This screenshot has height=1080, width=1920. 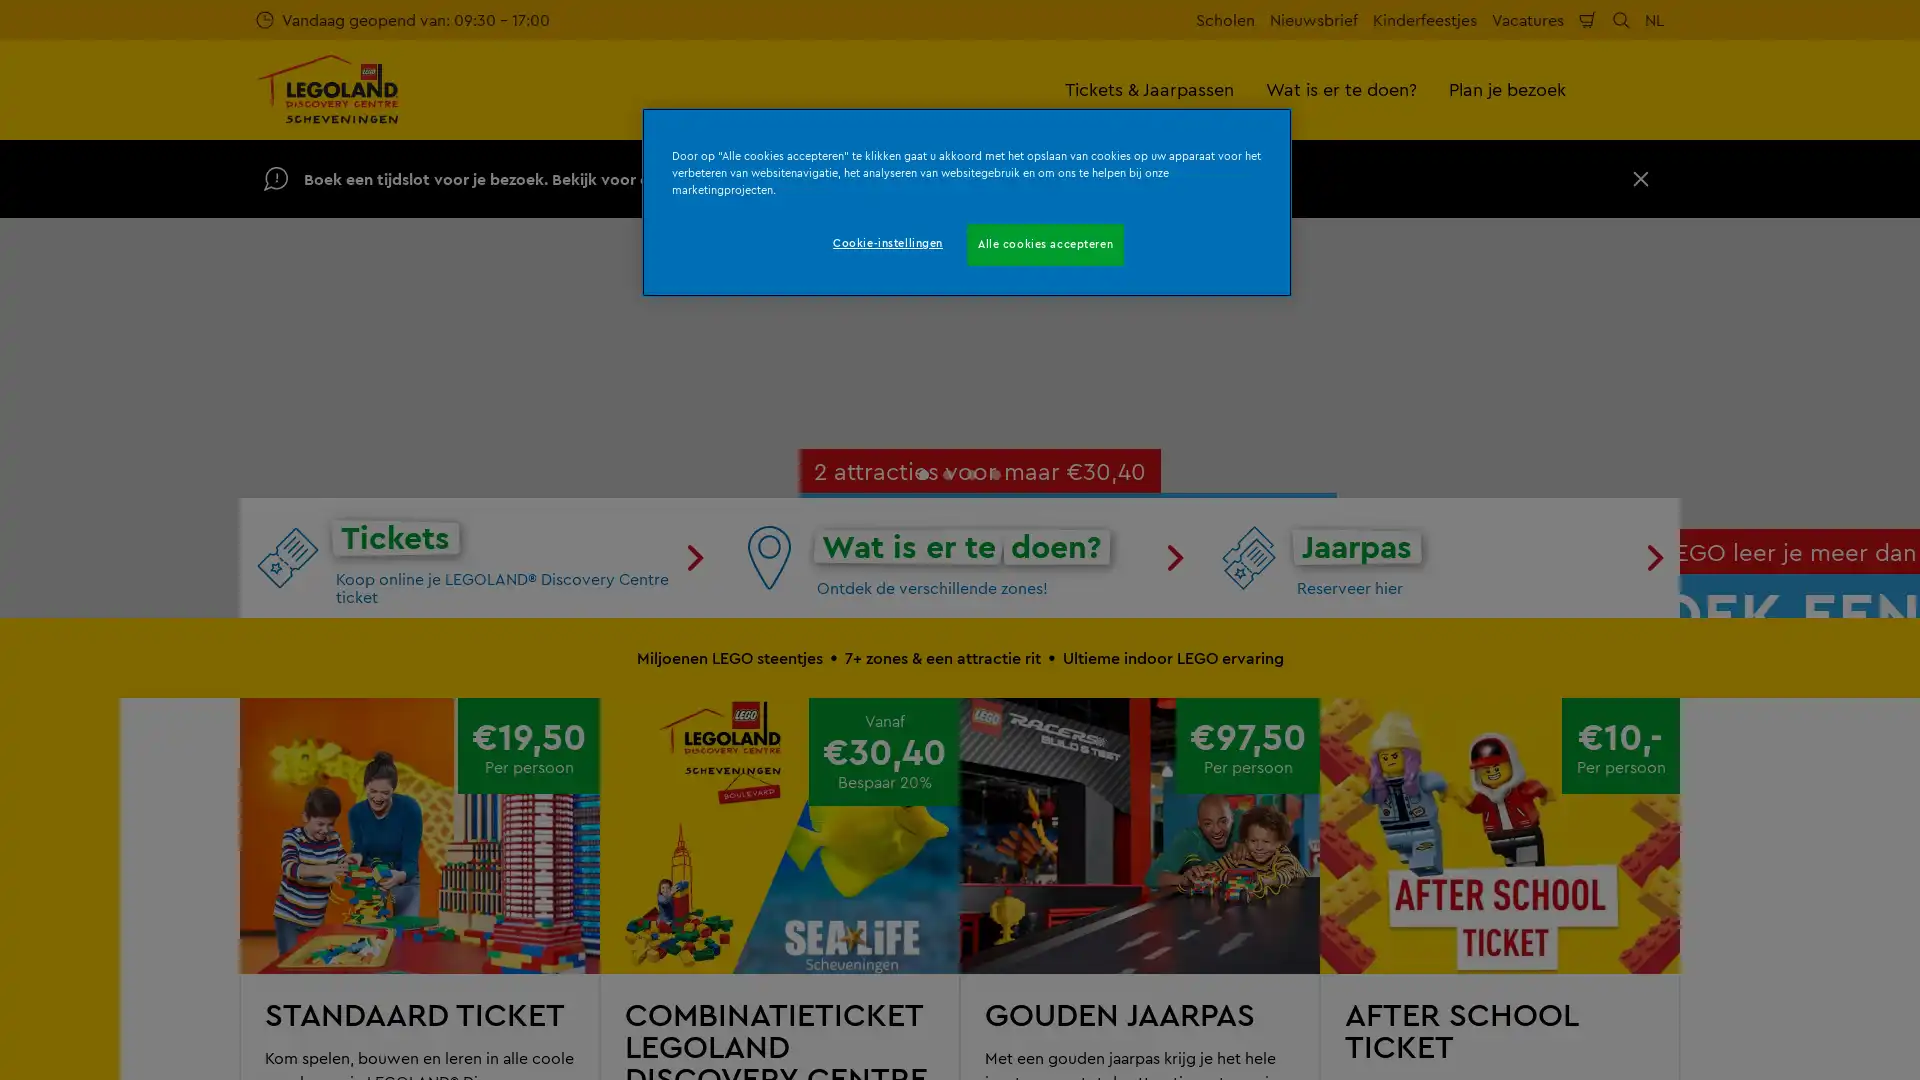 I want to click on Plan je bezoek, so click(x=1507, y=88).